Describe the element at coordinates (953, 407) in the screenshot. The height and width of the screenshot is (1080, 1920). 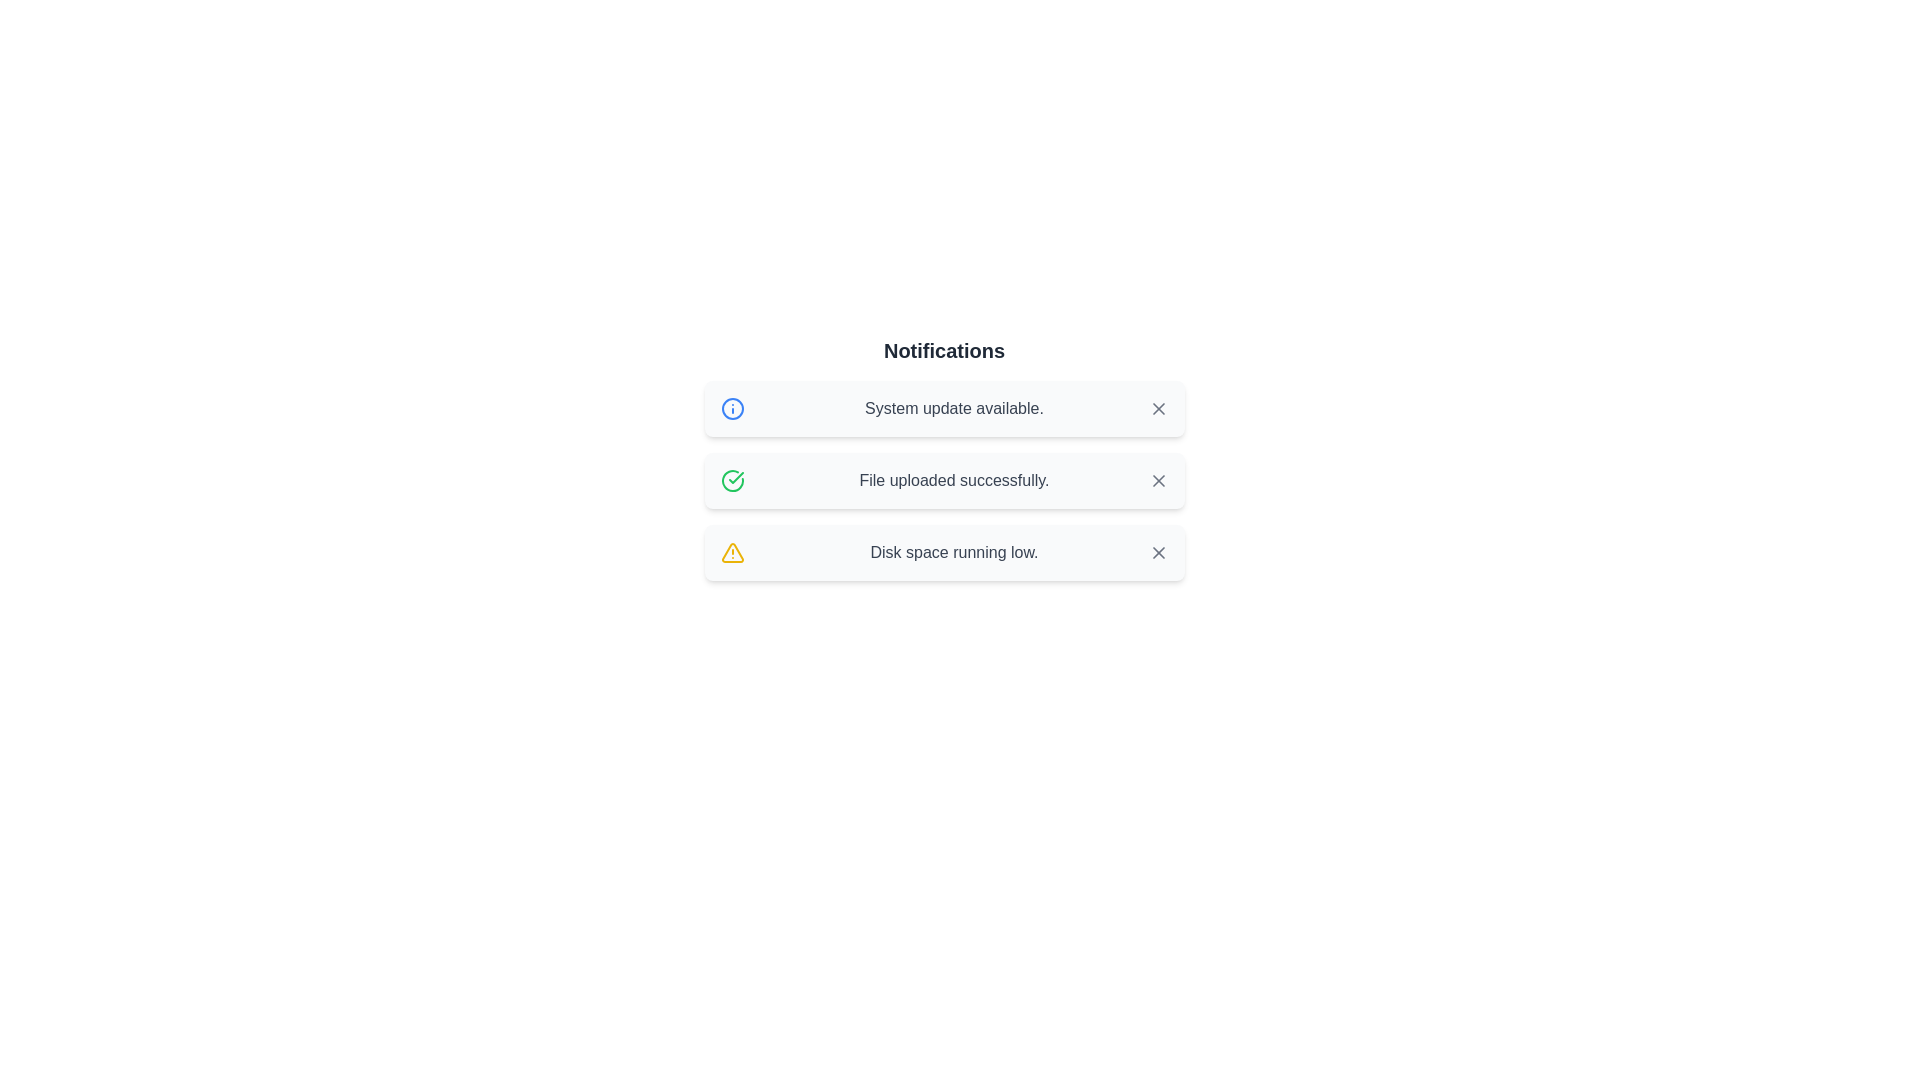
I see `the notification message displayed in the central text label about the system update` at that location.